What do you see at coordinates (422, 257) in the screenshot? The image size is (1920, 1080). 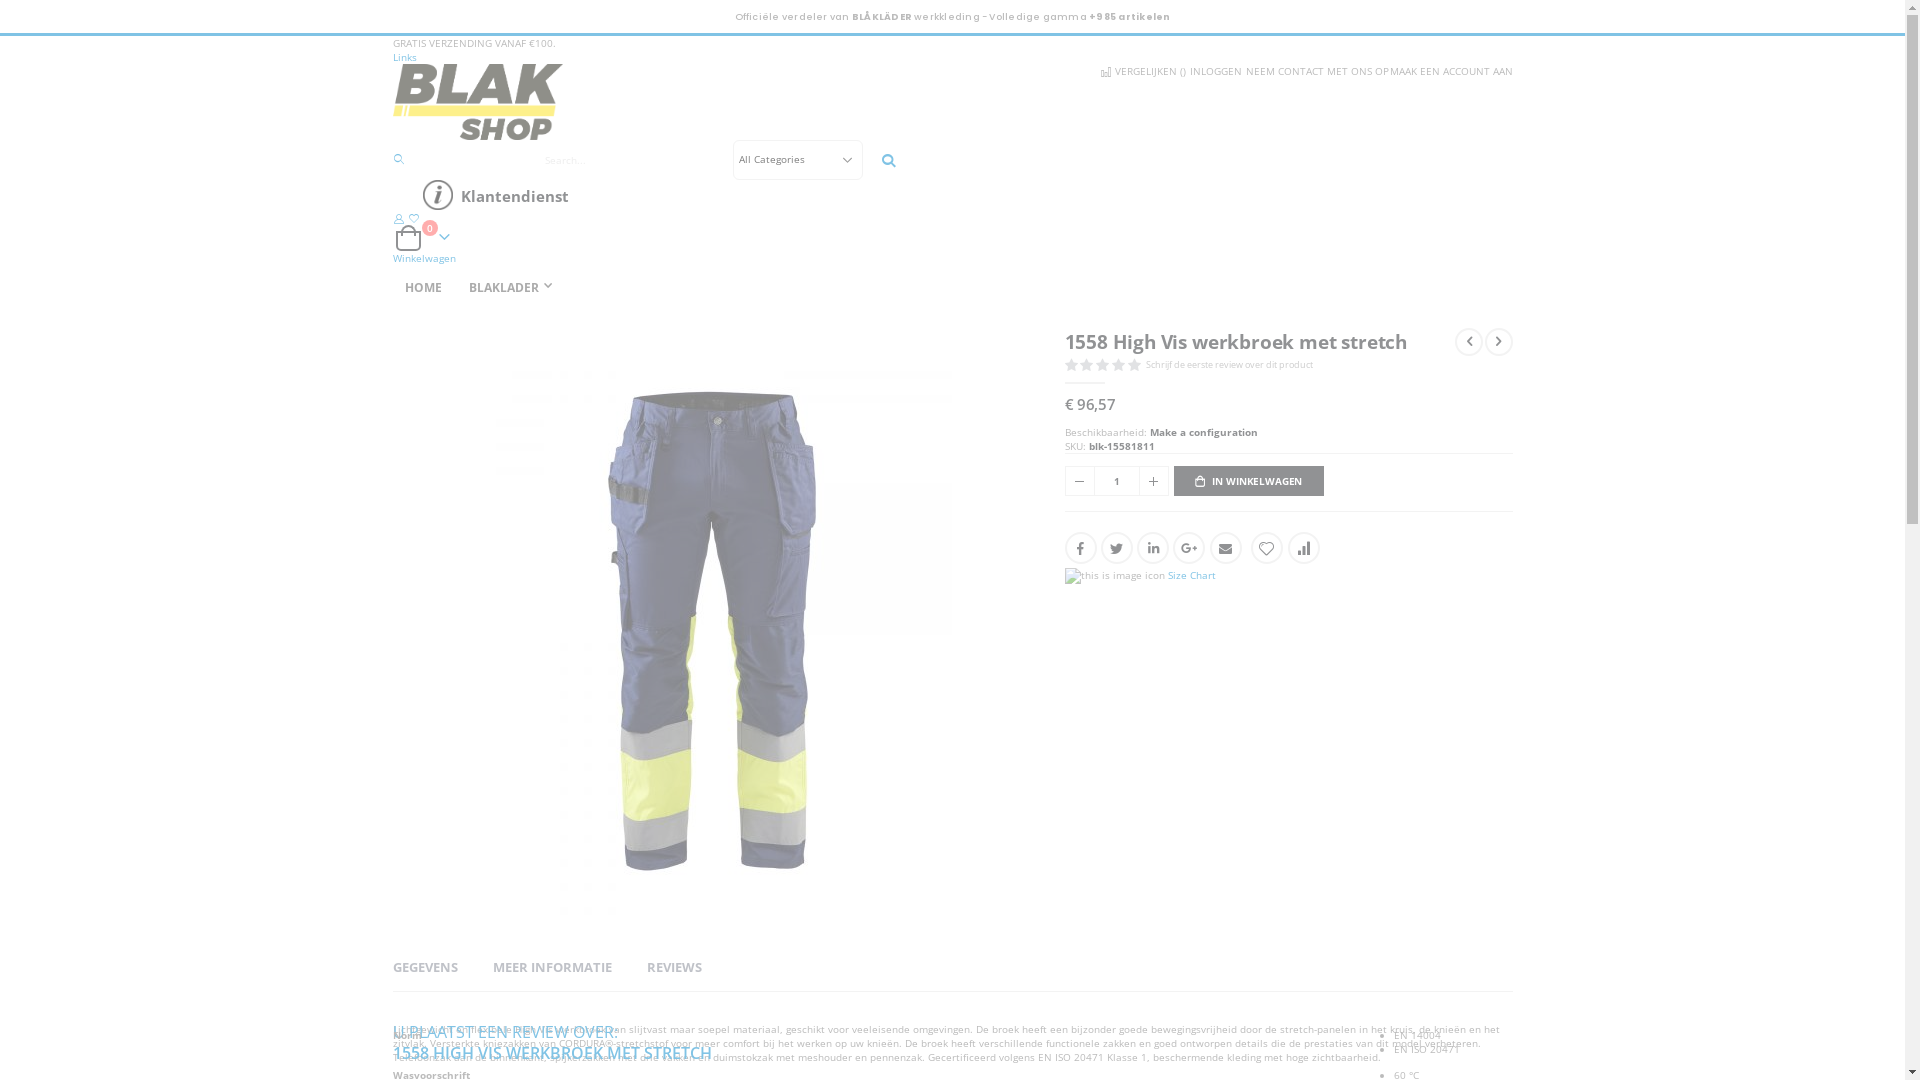 I see `'Winkelwagen'` at bounding box center [422, 257].